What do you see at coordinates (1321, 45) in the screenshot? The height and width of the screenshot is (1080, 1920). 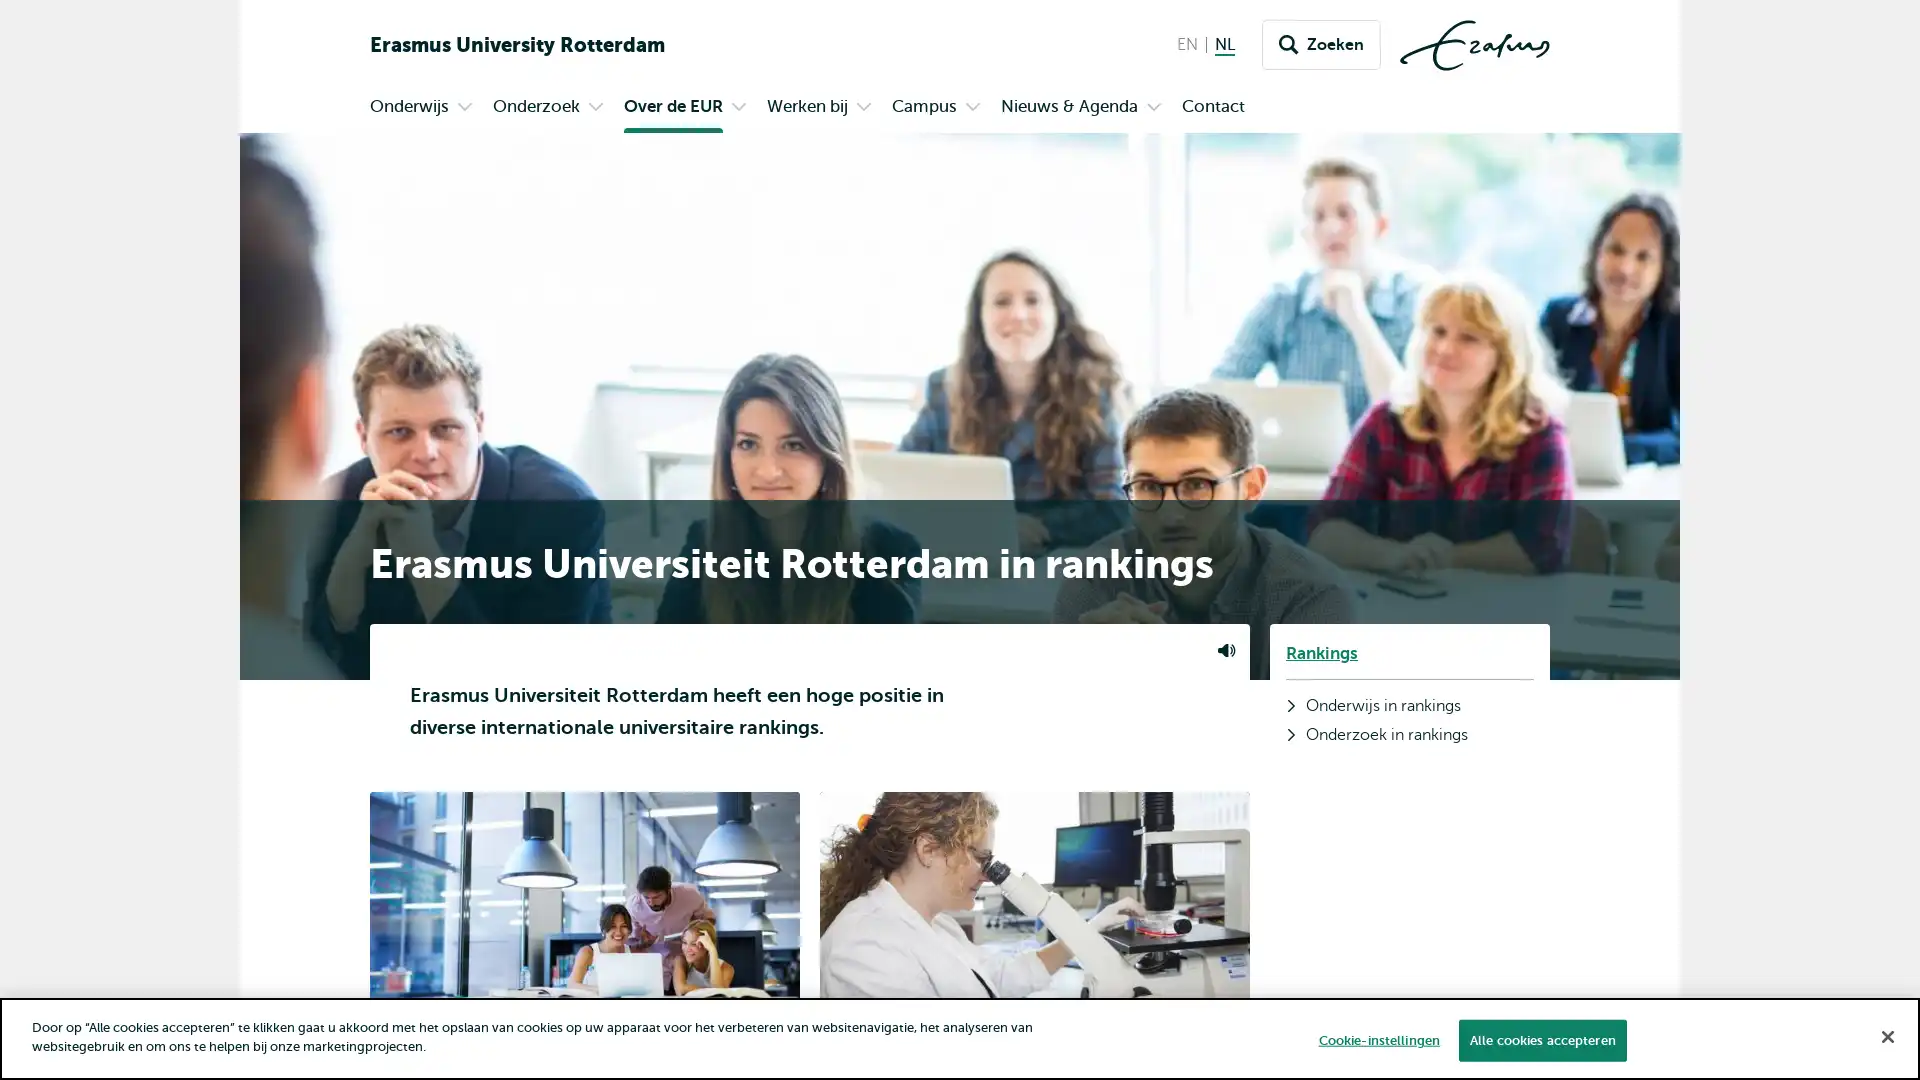 I see `Zoeken` at bounding box center [1321, 45].